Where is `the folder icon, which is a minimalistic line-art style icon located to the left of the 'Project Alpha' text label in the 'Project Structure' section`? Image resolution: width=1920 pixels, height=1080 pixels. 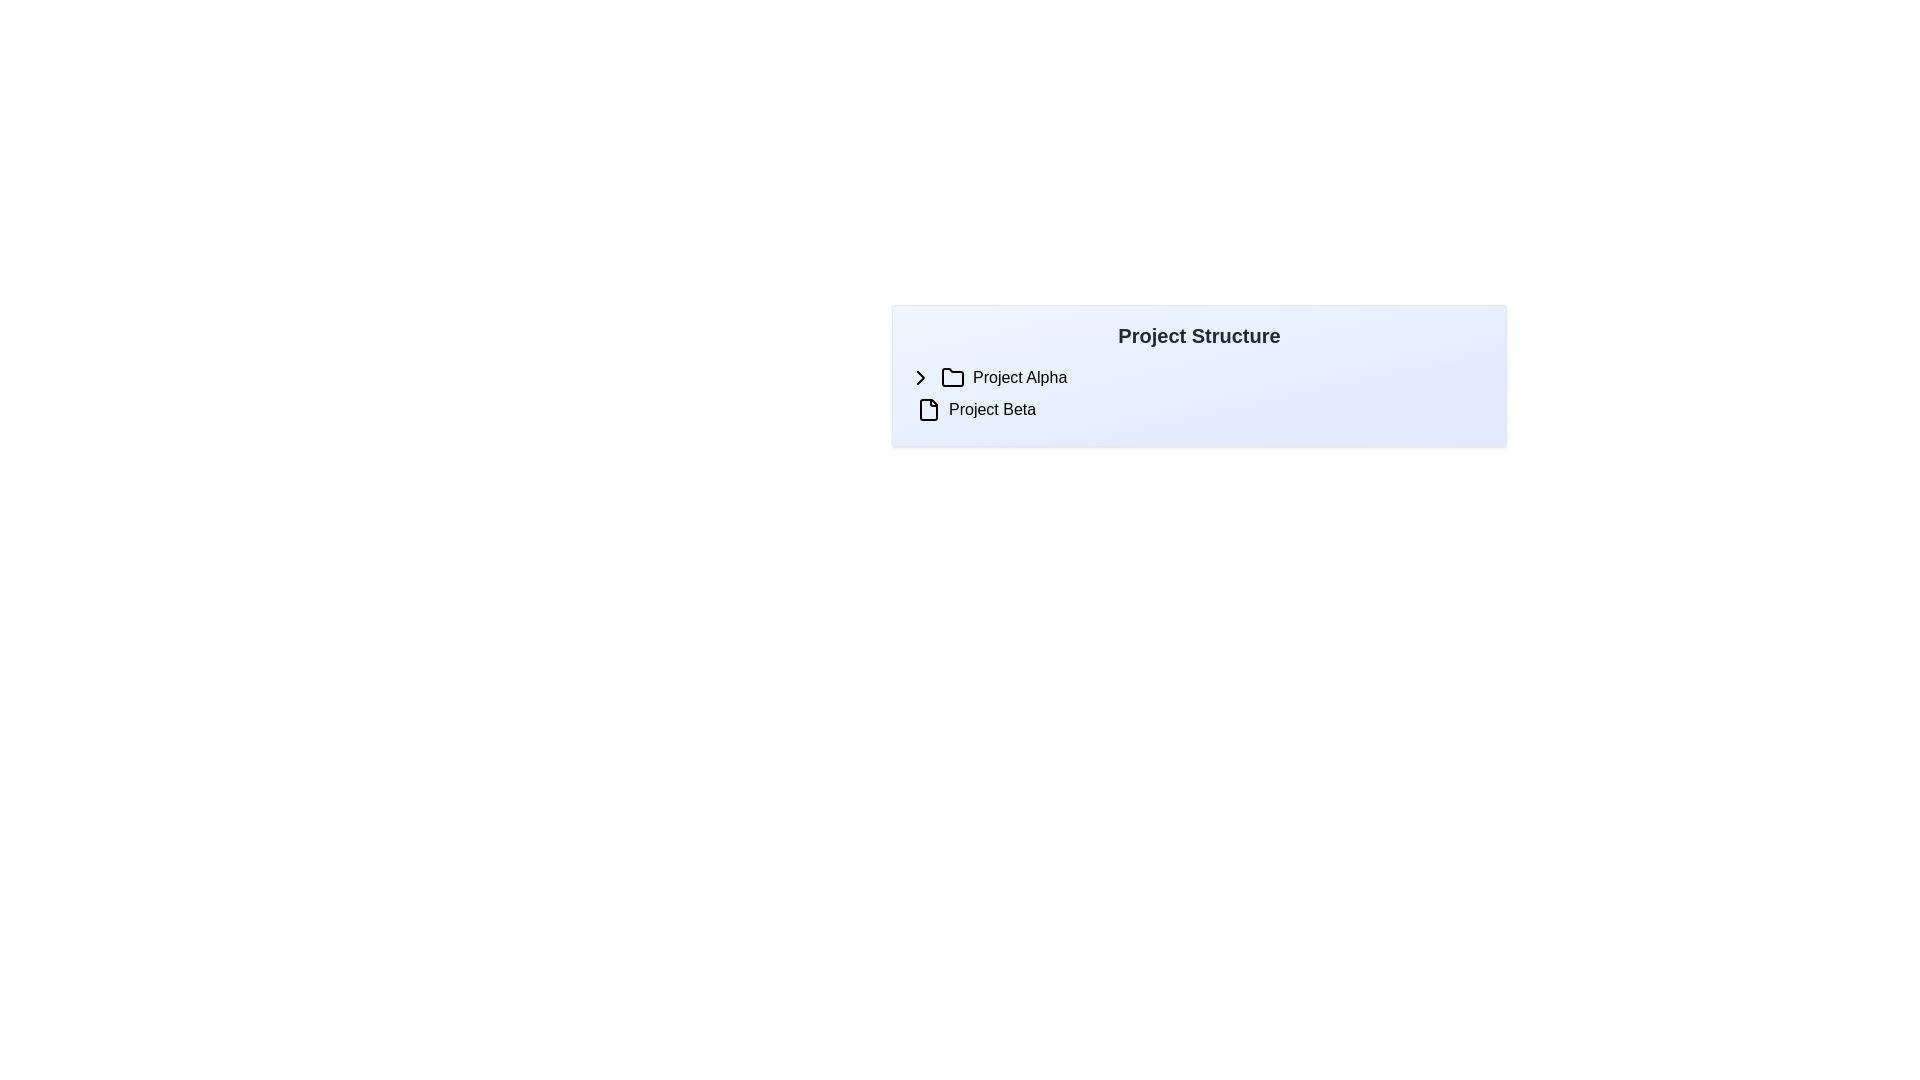 the folder icon, which is a minimalistic line-art style icon located to the left of the 'Project Alpha' text label in the 'Project Structure' section is located at coordinates (952, 377).